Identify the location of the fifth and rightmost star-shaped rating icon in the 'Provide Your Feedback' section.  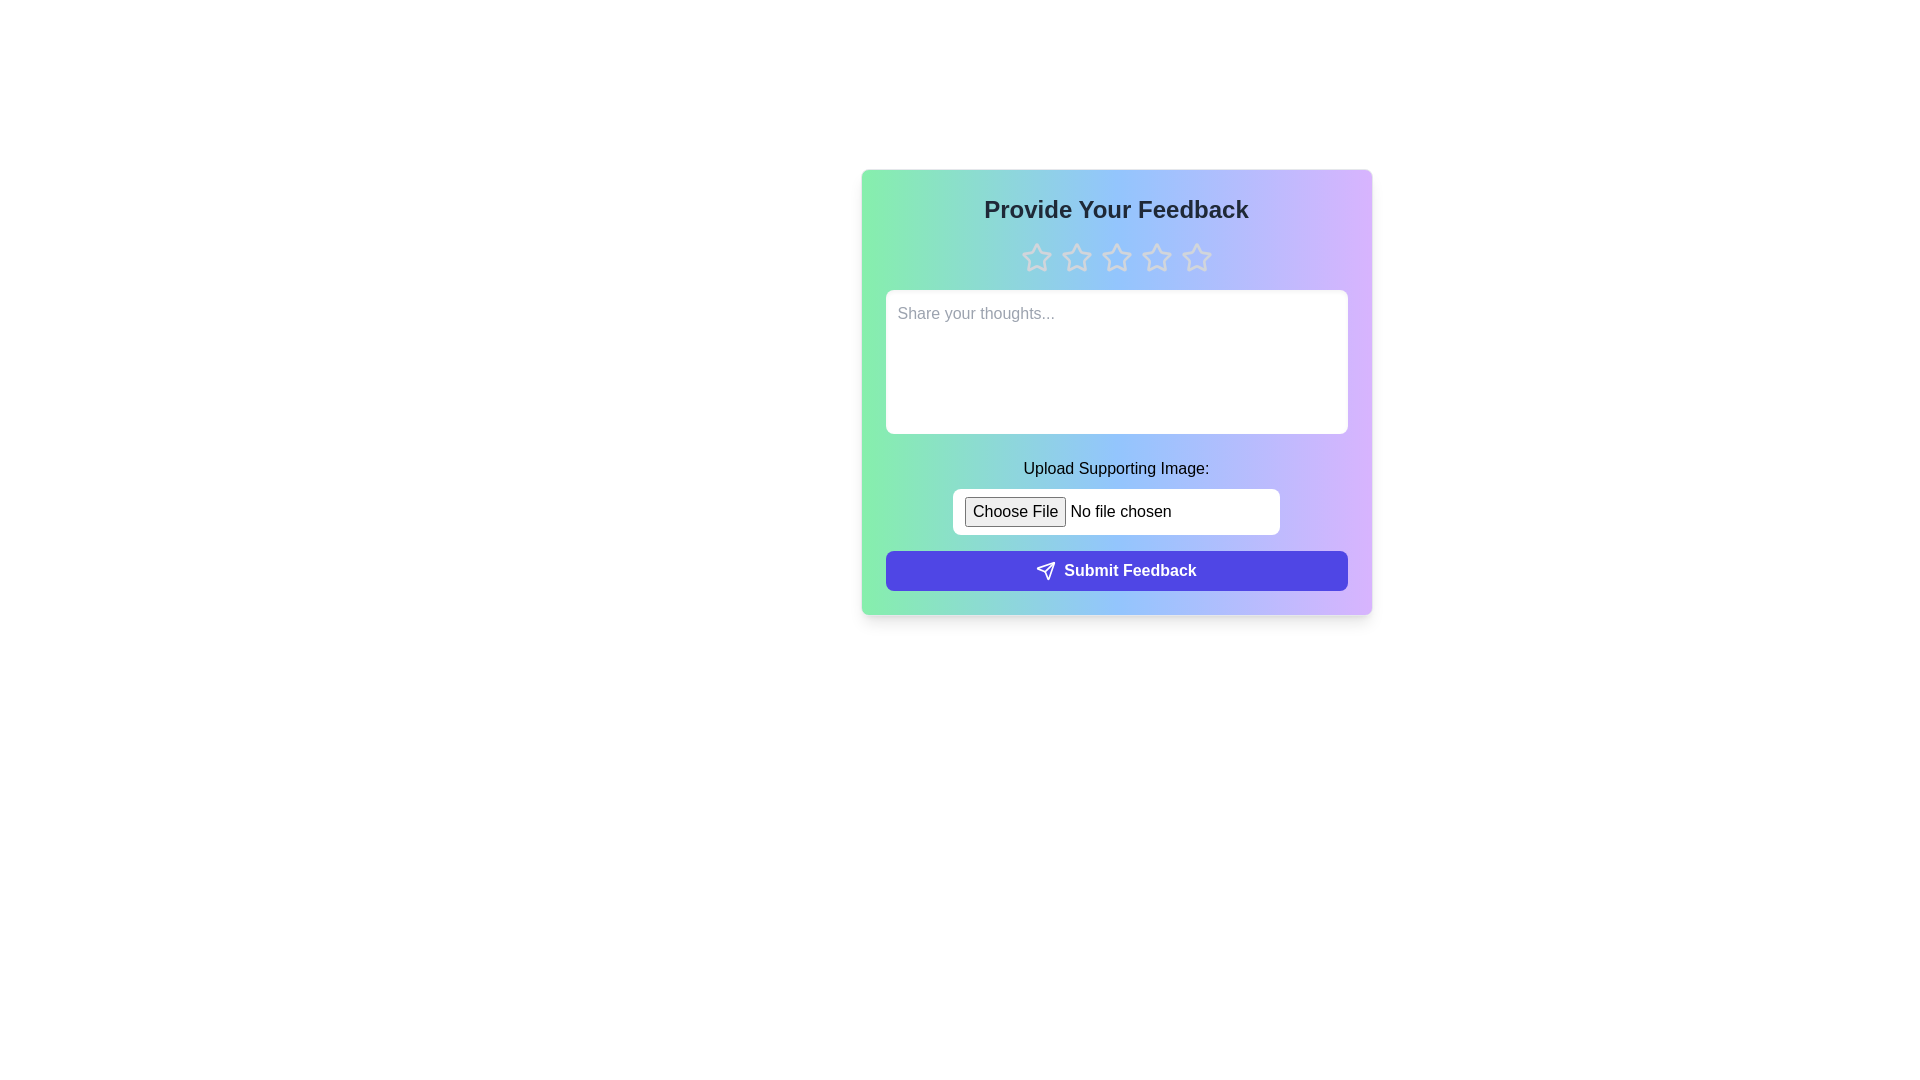
(1196, 257).